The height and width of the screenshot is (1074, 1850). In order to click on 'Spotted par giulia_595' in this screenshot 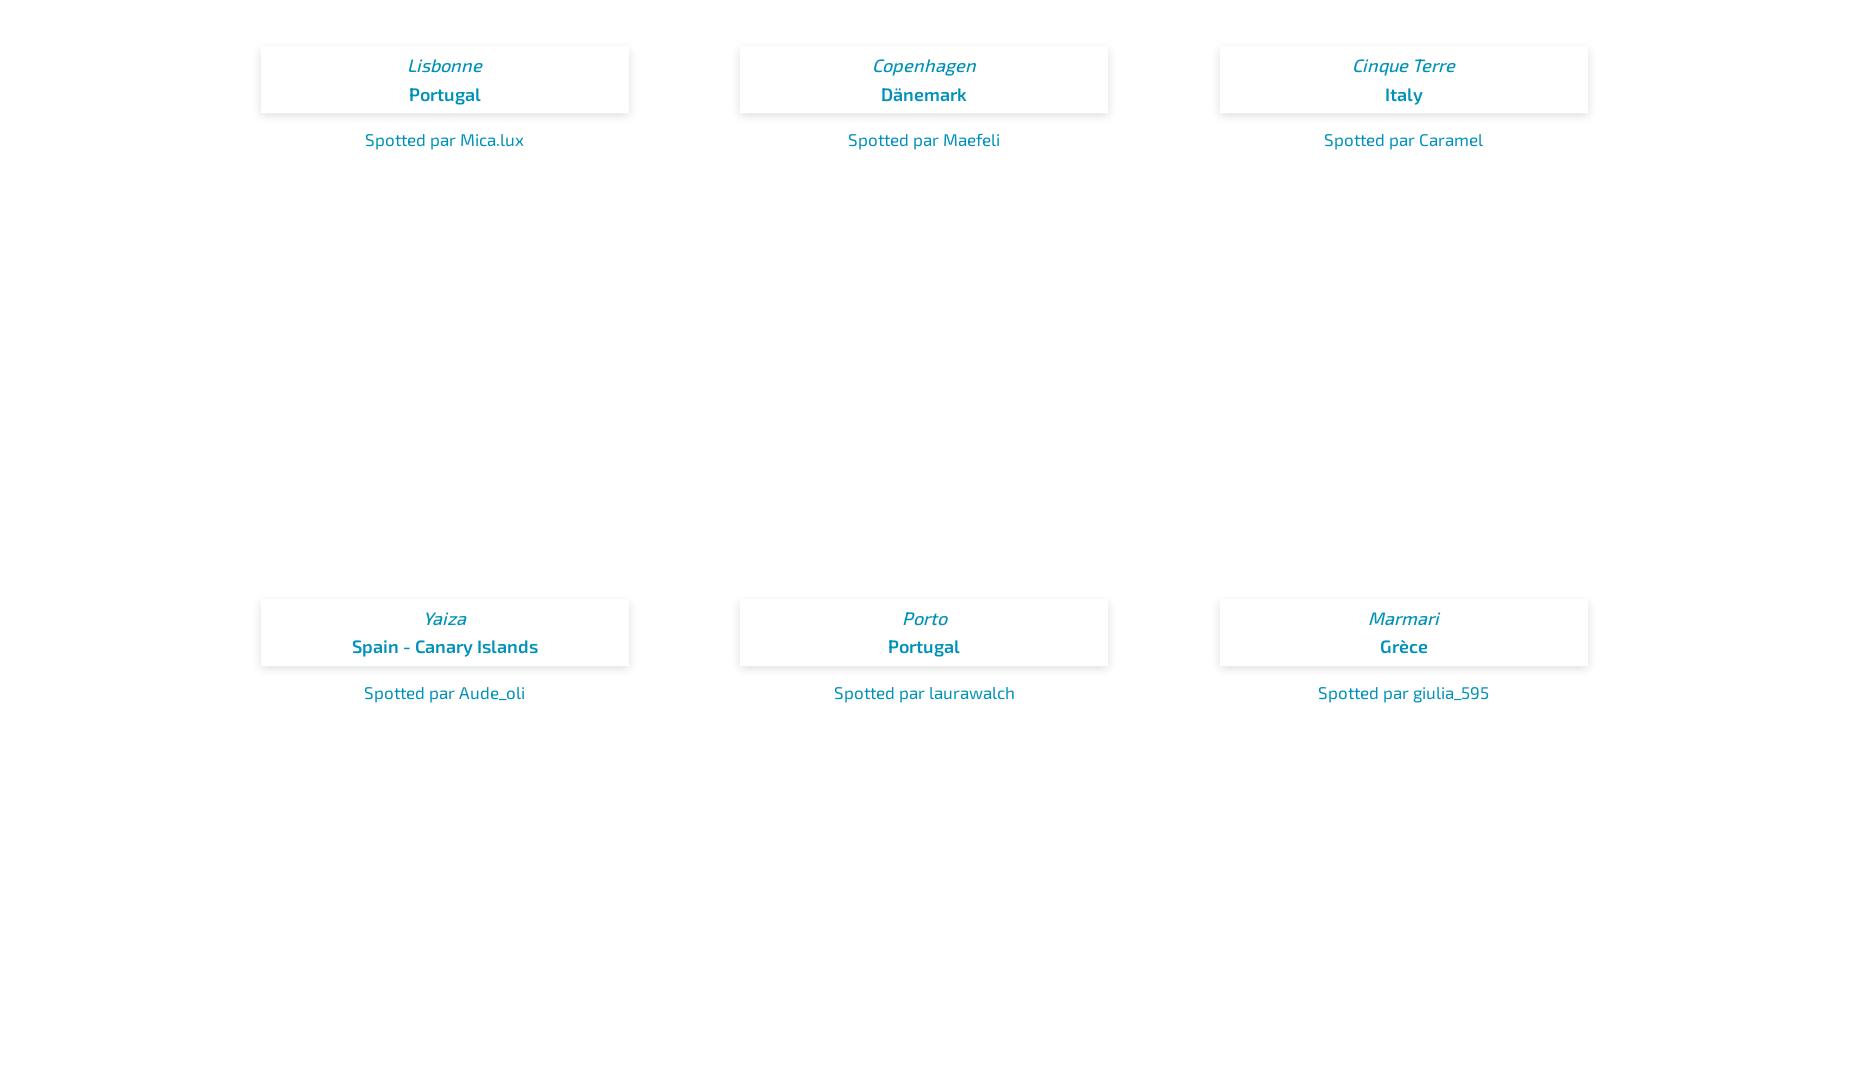, I will do `click(1316, 690)`.